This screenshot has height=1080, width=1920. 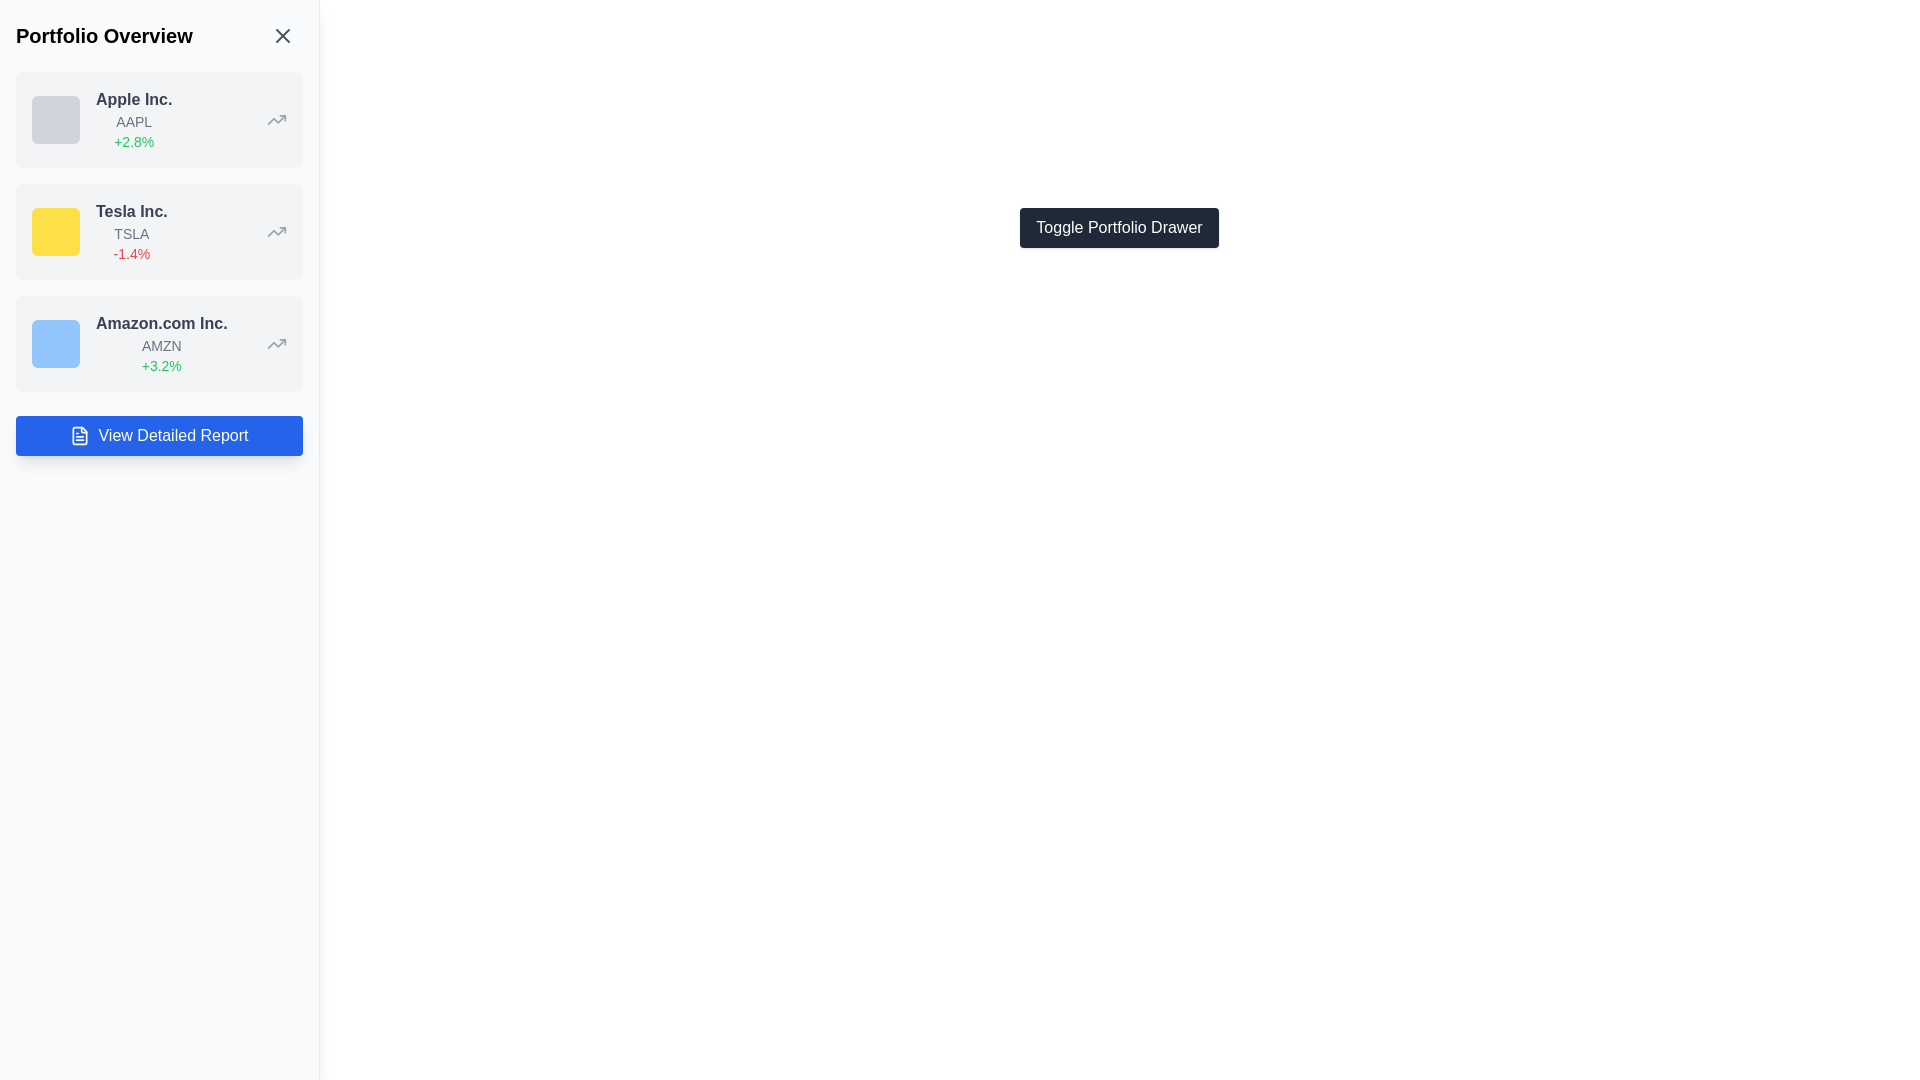 I want to click on bold text 'Amazon.com Inc.' located in the third row of the portfolio overview section in the left panel, above the ticker symbol 'AMZN' and the percentage '+3.2%', so click(x=161, y=323).